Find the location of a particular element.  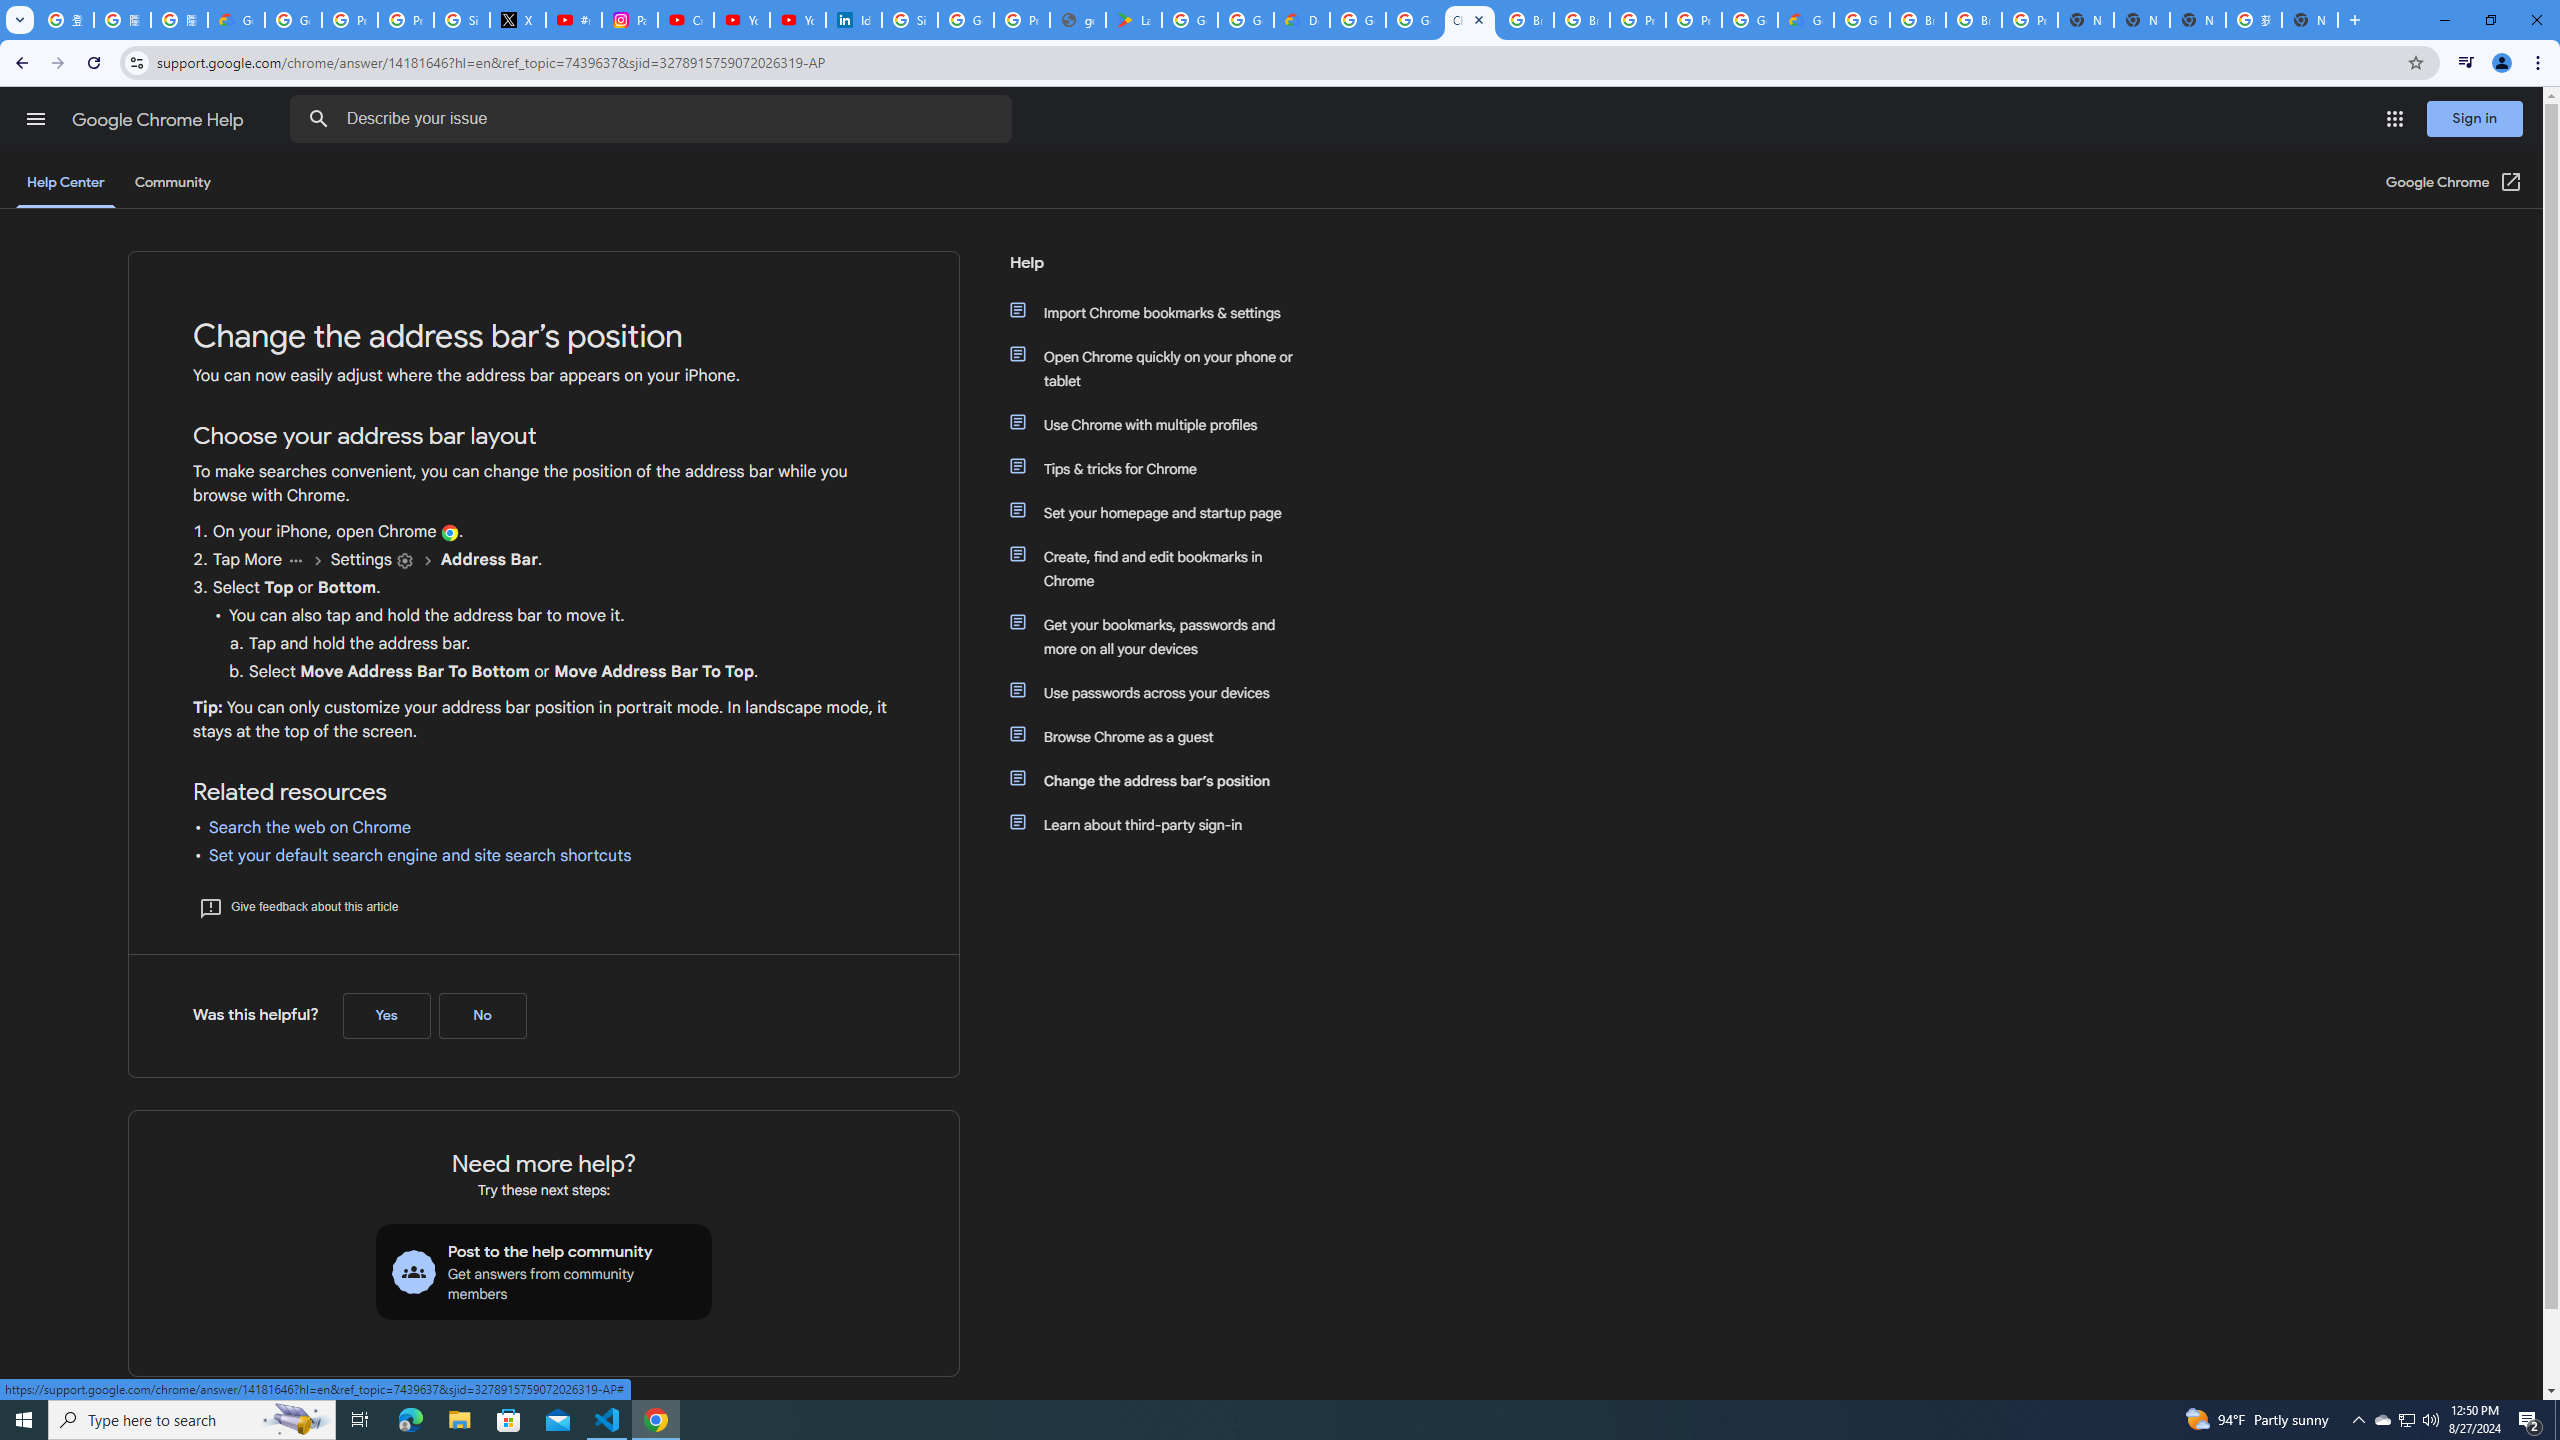

'Learn about third-party sign-in' is located at coordinates (1162, 824).